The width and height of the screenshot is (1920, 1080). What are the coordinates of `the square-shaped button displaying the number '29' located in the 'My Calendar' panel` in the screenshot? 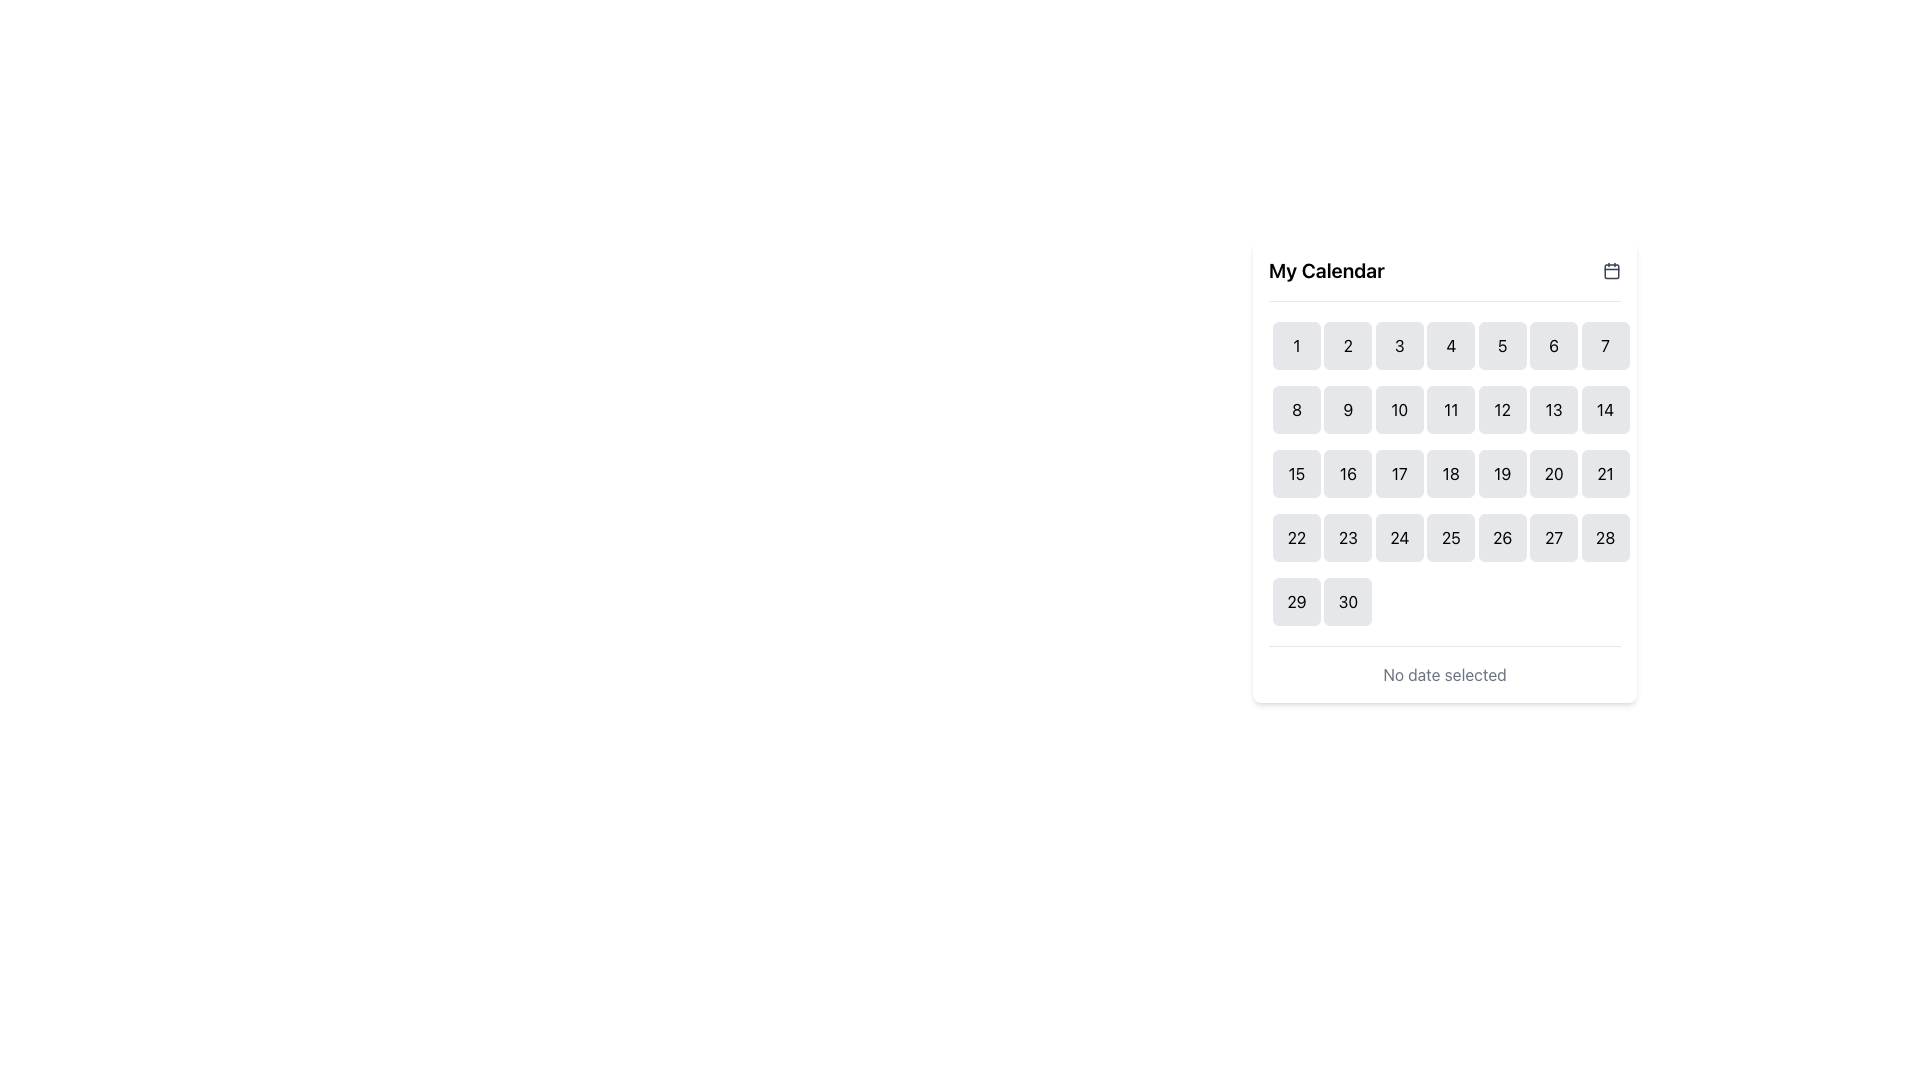 It's located at (1296, 600).